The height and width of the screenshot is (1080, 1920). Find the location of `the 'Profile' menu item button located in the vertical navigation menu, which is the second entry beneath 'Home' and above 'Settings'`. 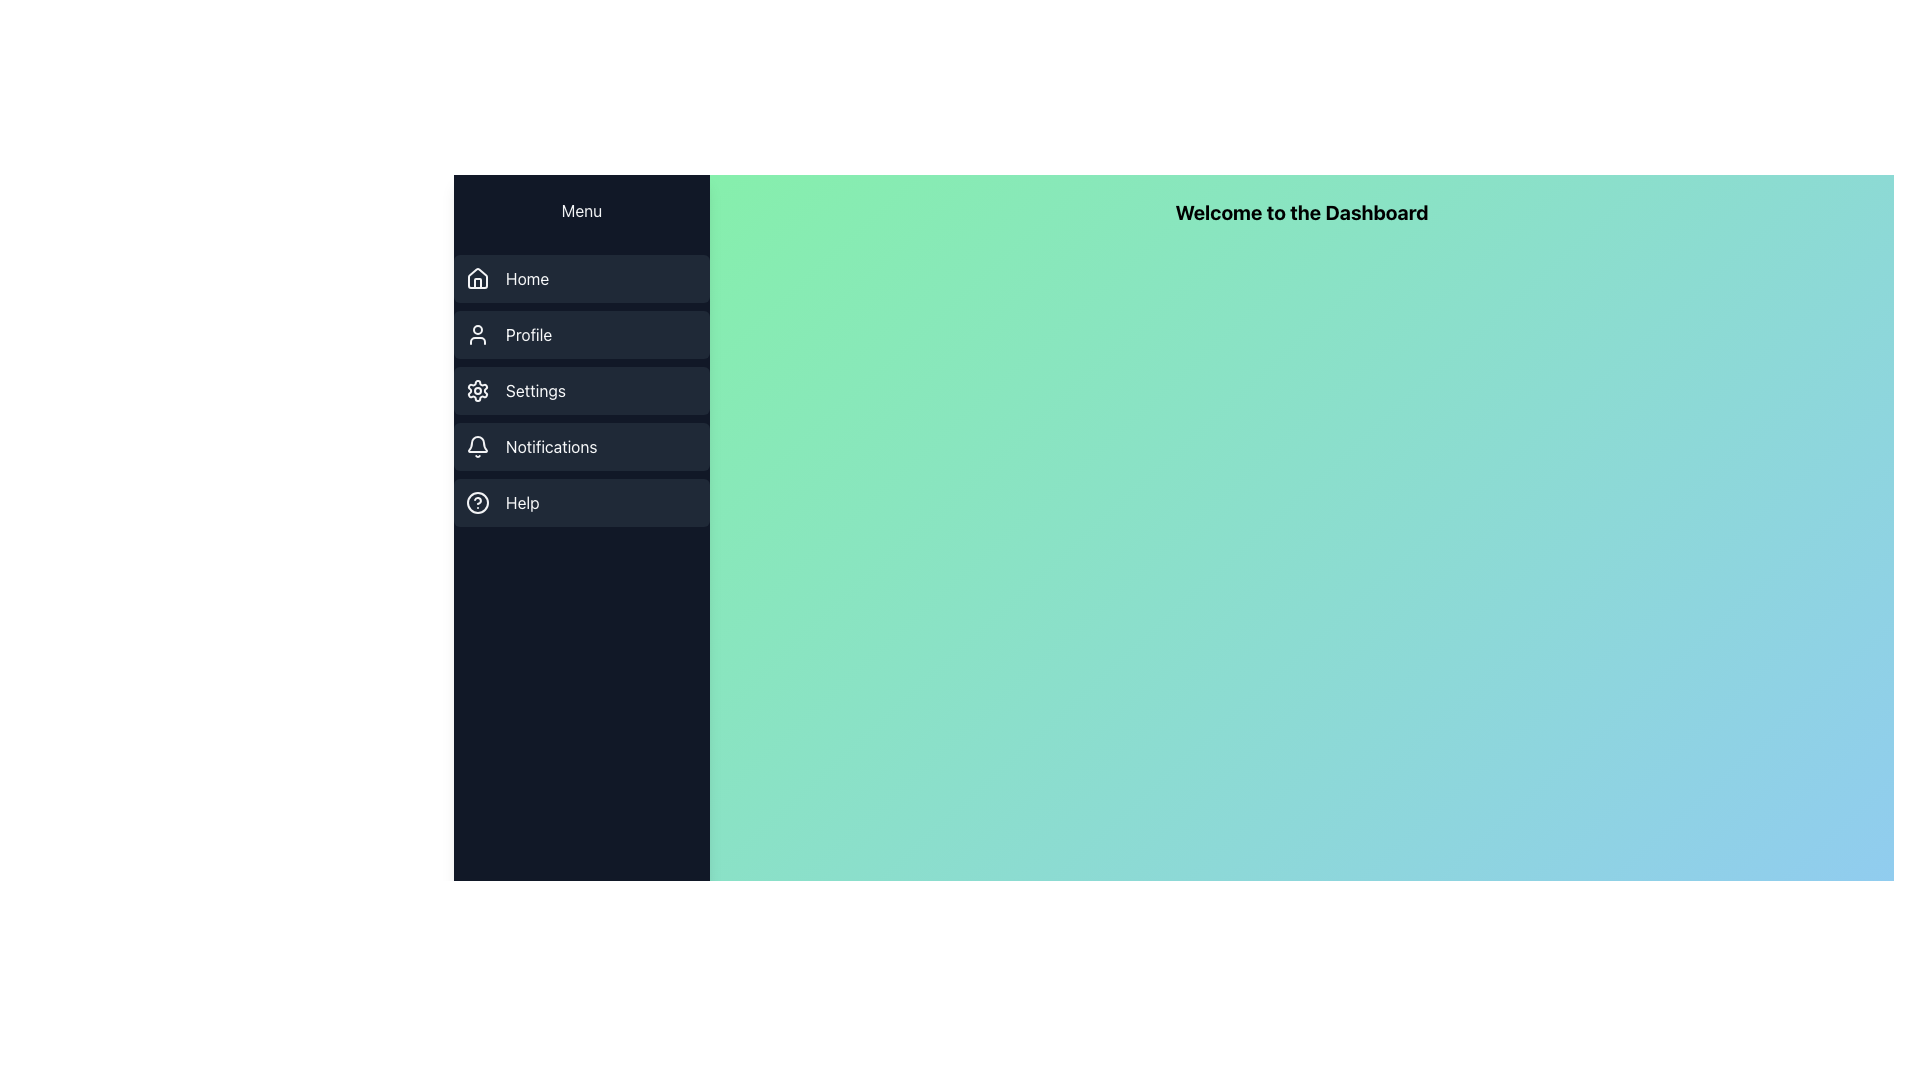

the 'Profile' menu item button located in the vertical navigation menu, which is the second entry beneath 'Home' and above 'Settings' is located at coordinates (580, 334).